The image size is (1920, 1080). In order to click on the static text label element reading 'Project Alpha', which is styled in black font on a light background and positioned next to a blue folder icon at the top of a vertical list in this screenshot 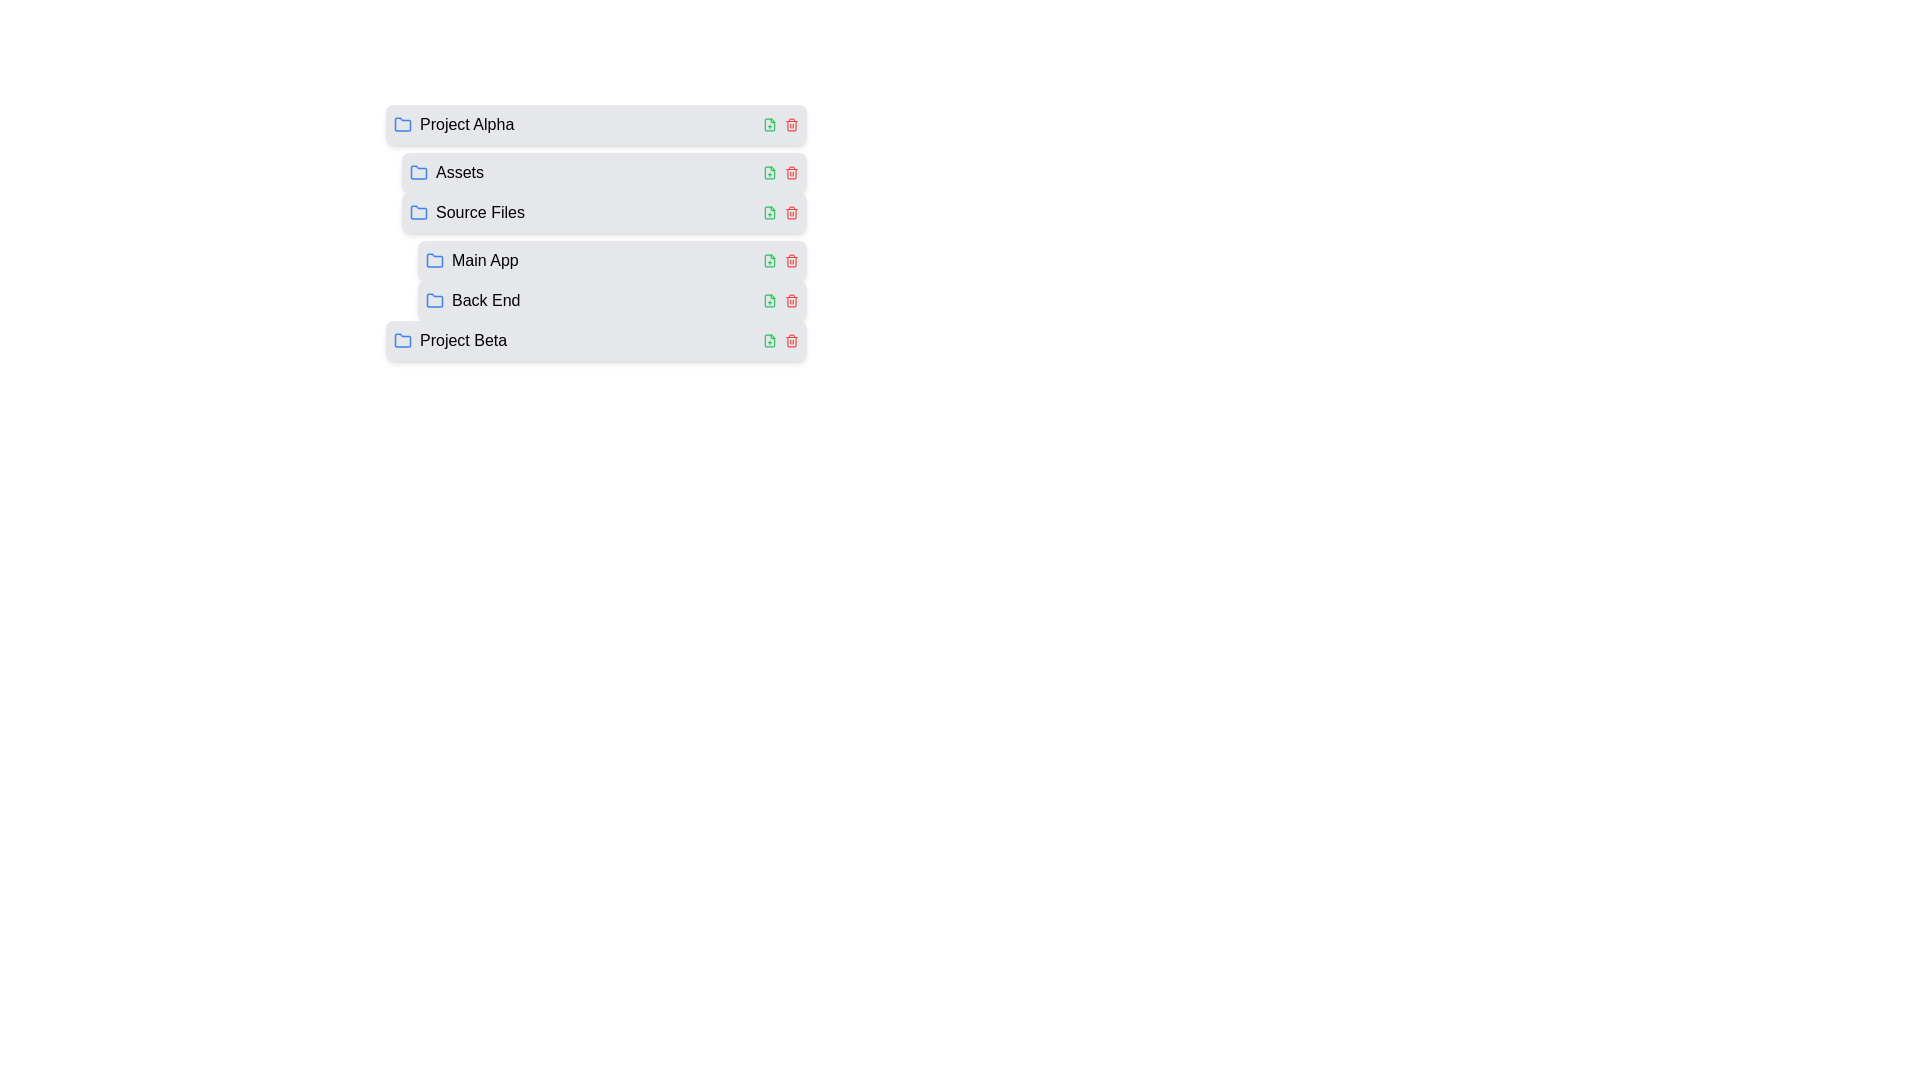, I will do `click(466, 124)`.